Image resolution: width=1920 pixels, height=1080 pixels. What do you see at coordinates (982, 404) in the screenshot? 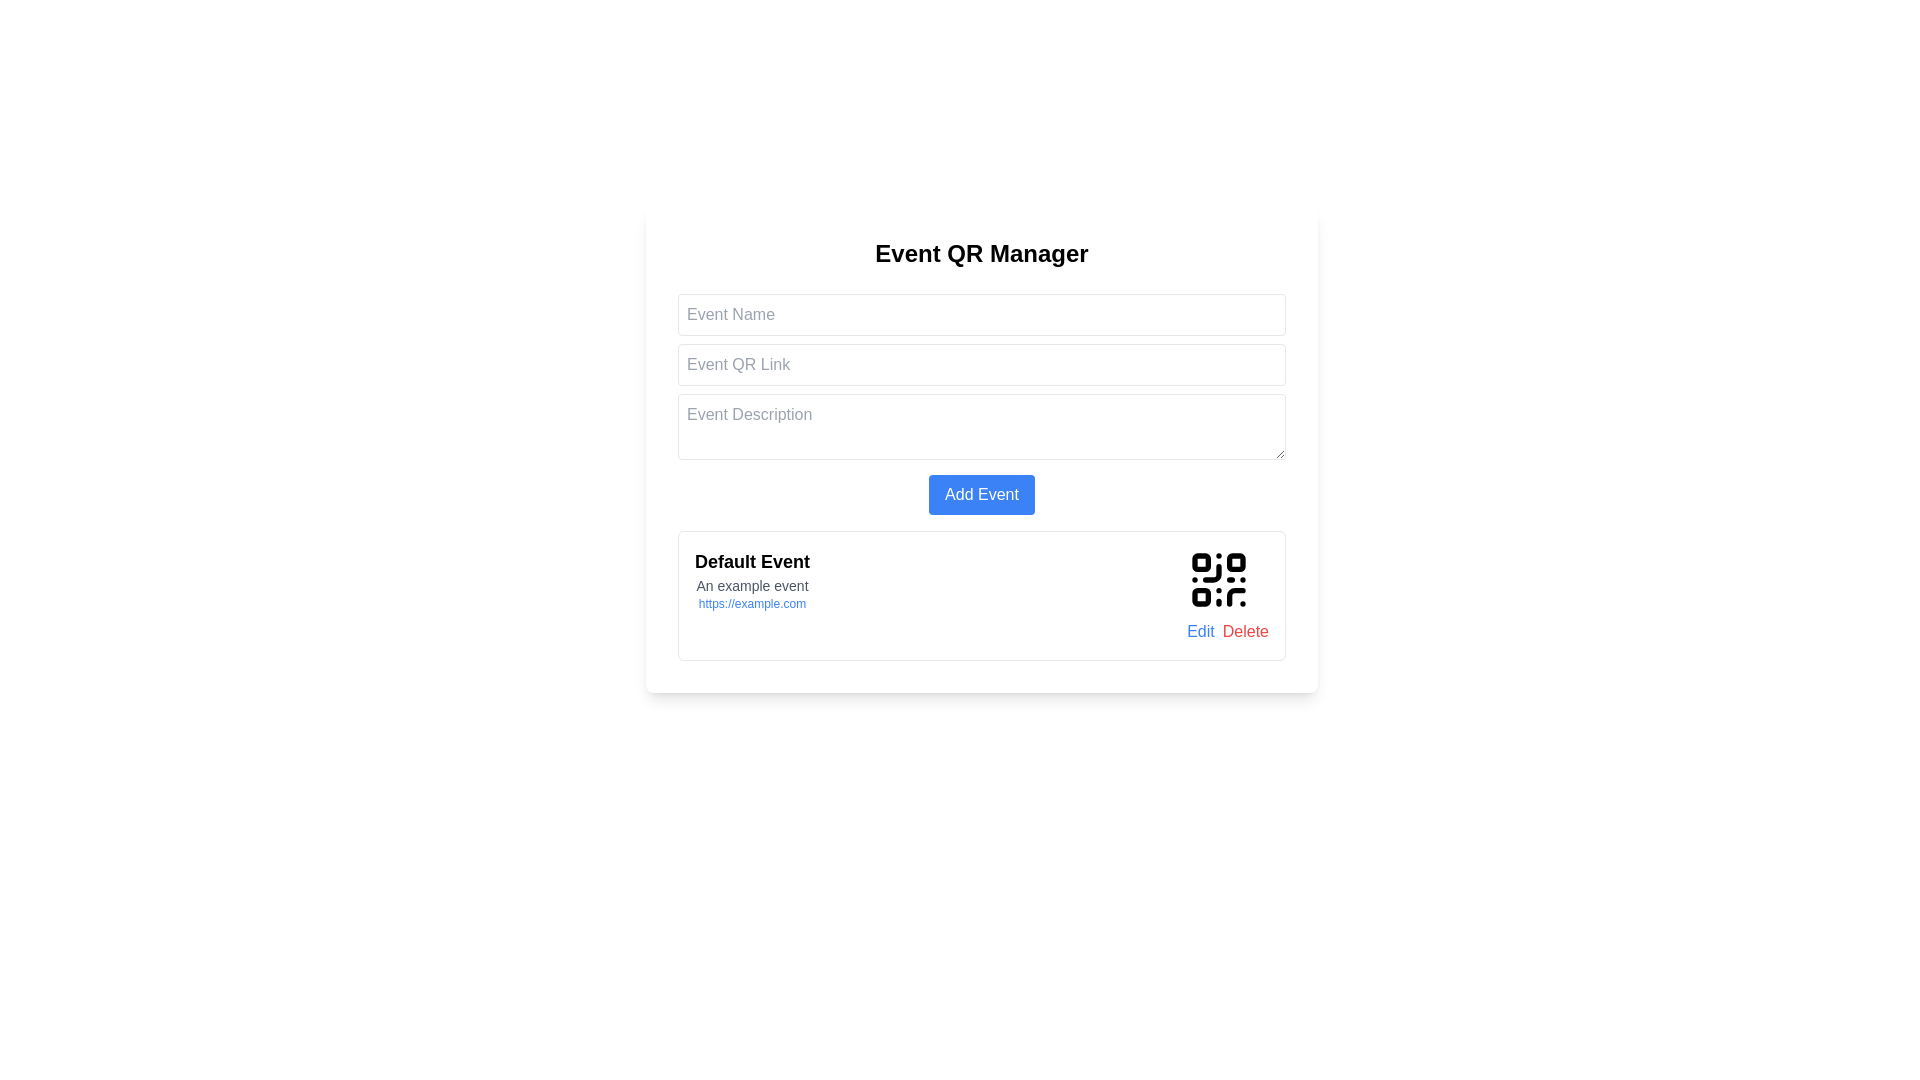
I see `the input fields in the Form section of the 'Event QR Manager' to type event details like name, description, and QR link` at bounding box center [982, 404].